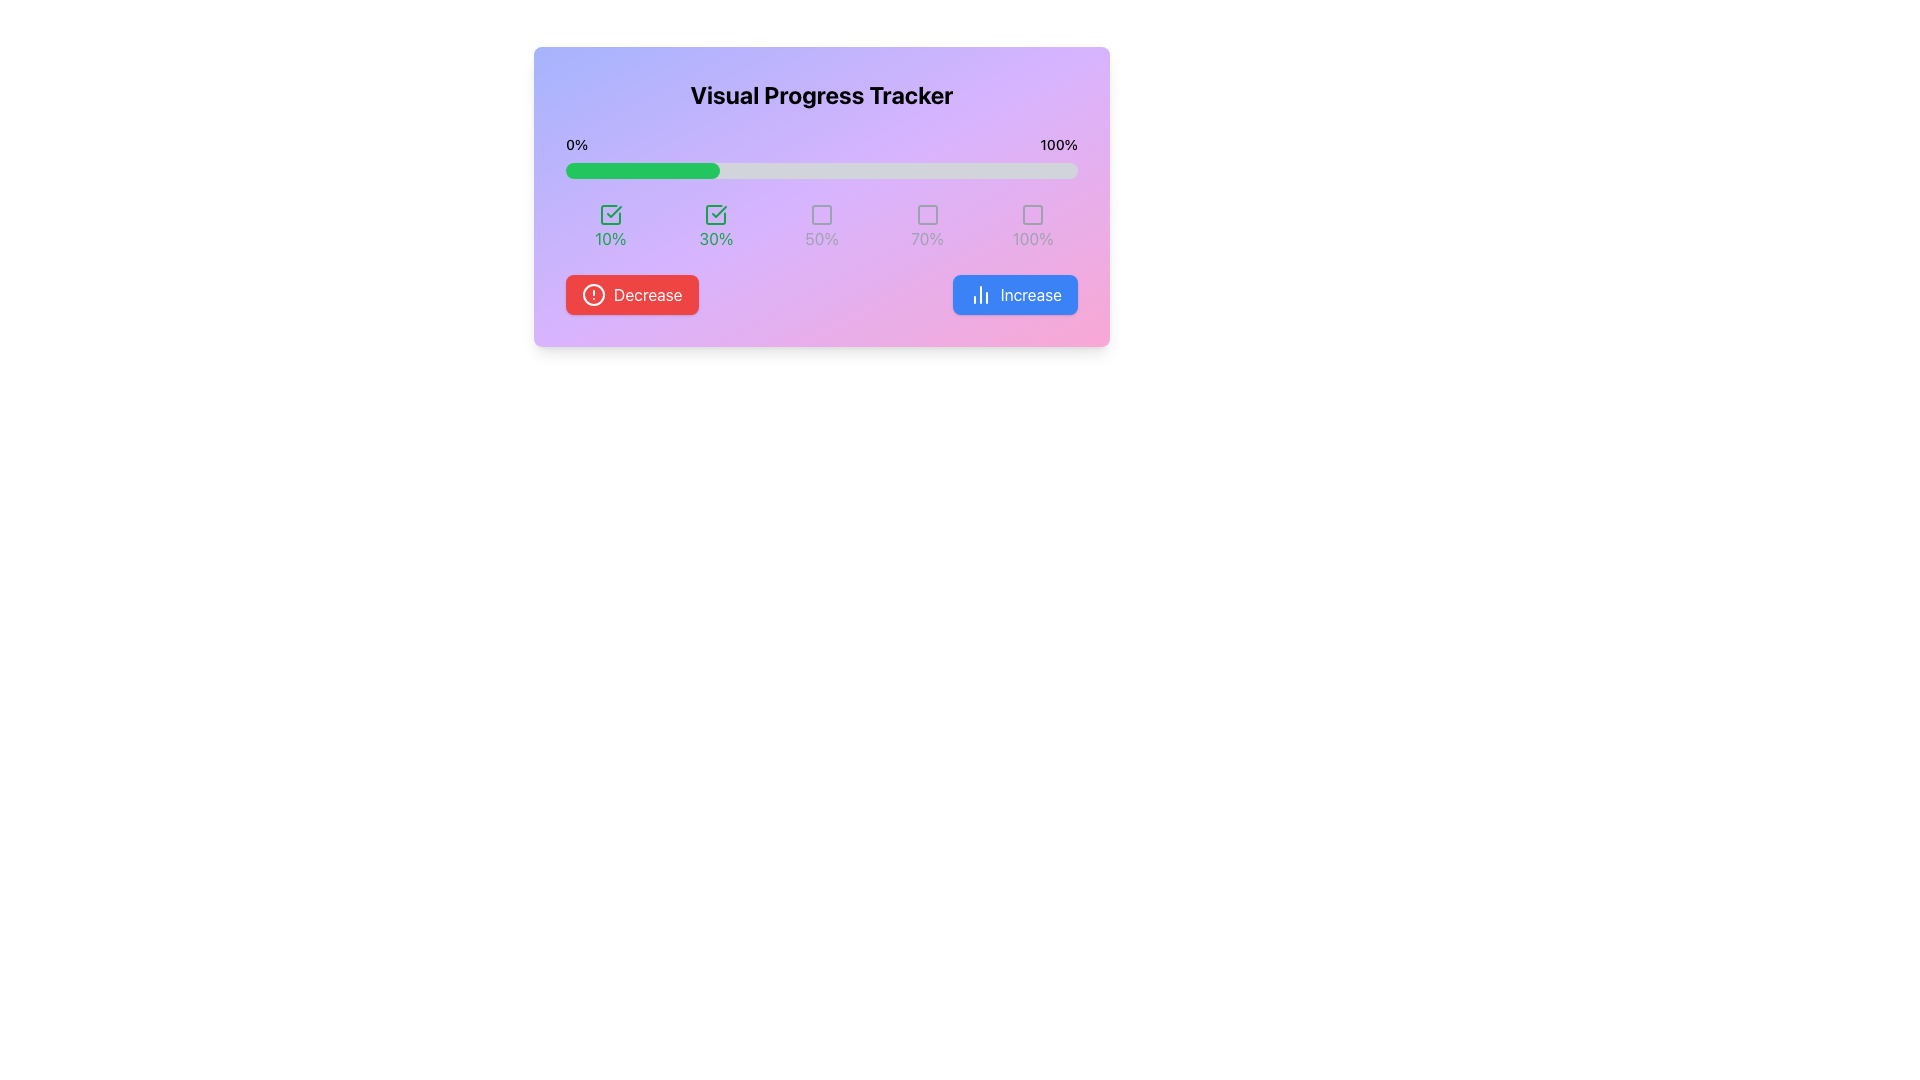 The height and width of the screenshot is (1080, 1920). Describe the element at coordinates (719, 212) in the screenshot. I see `the green check mark icon, which is the second element in the horizontal sequence of progress indicators within the progress tracker panel` at that location.